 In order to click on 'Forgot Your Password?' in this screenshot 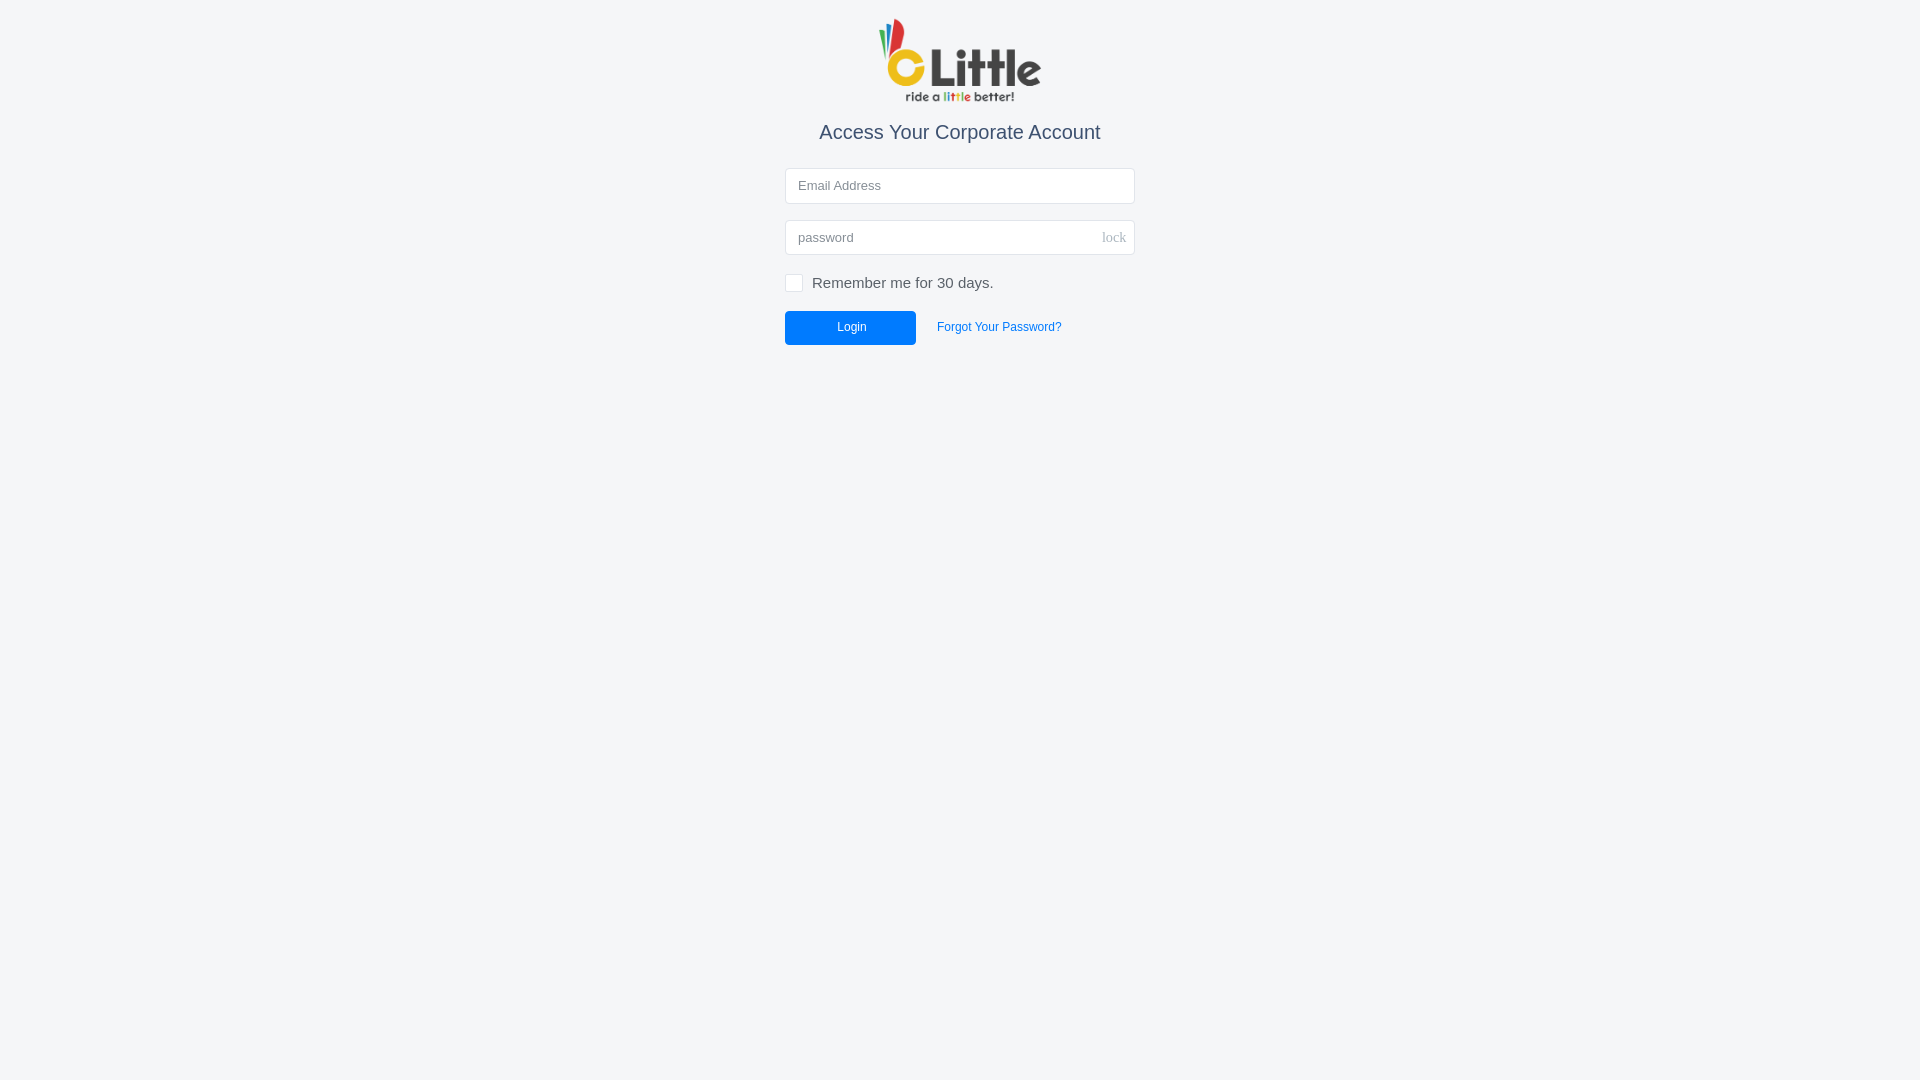, I will do `click(919, 326)`.